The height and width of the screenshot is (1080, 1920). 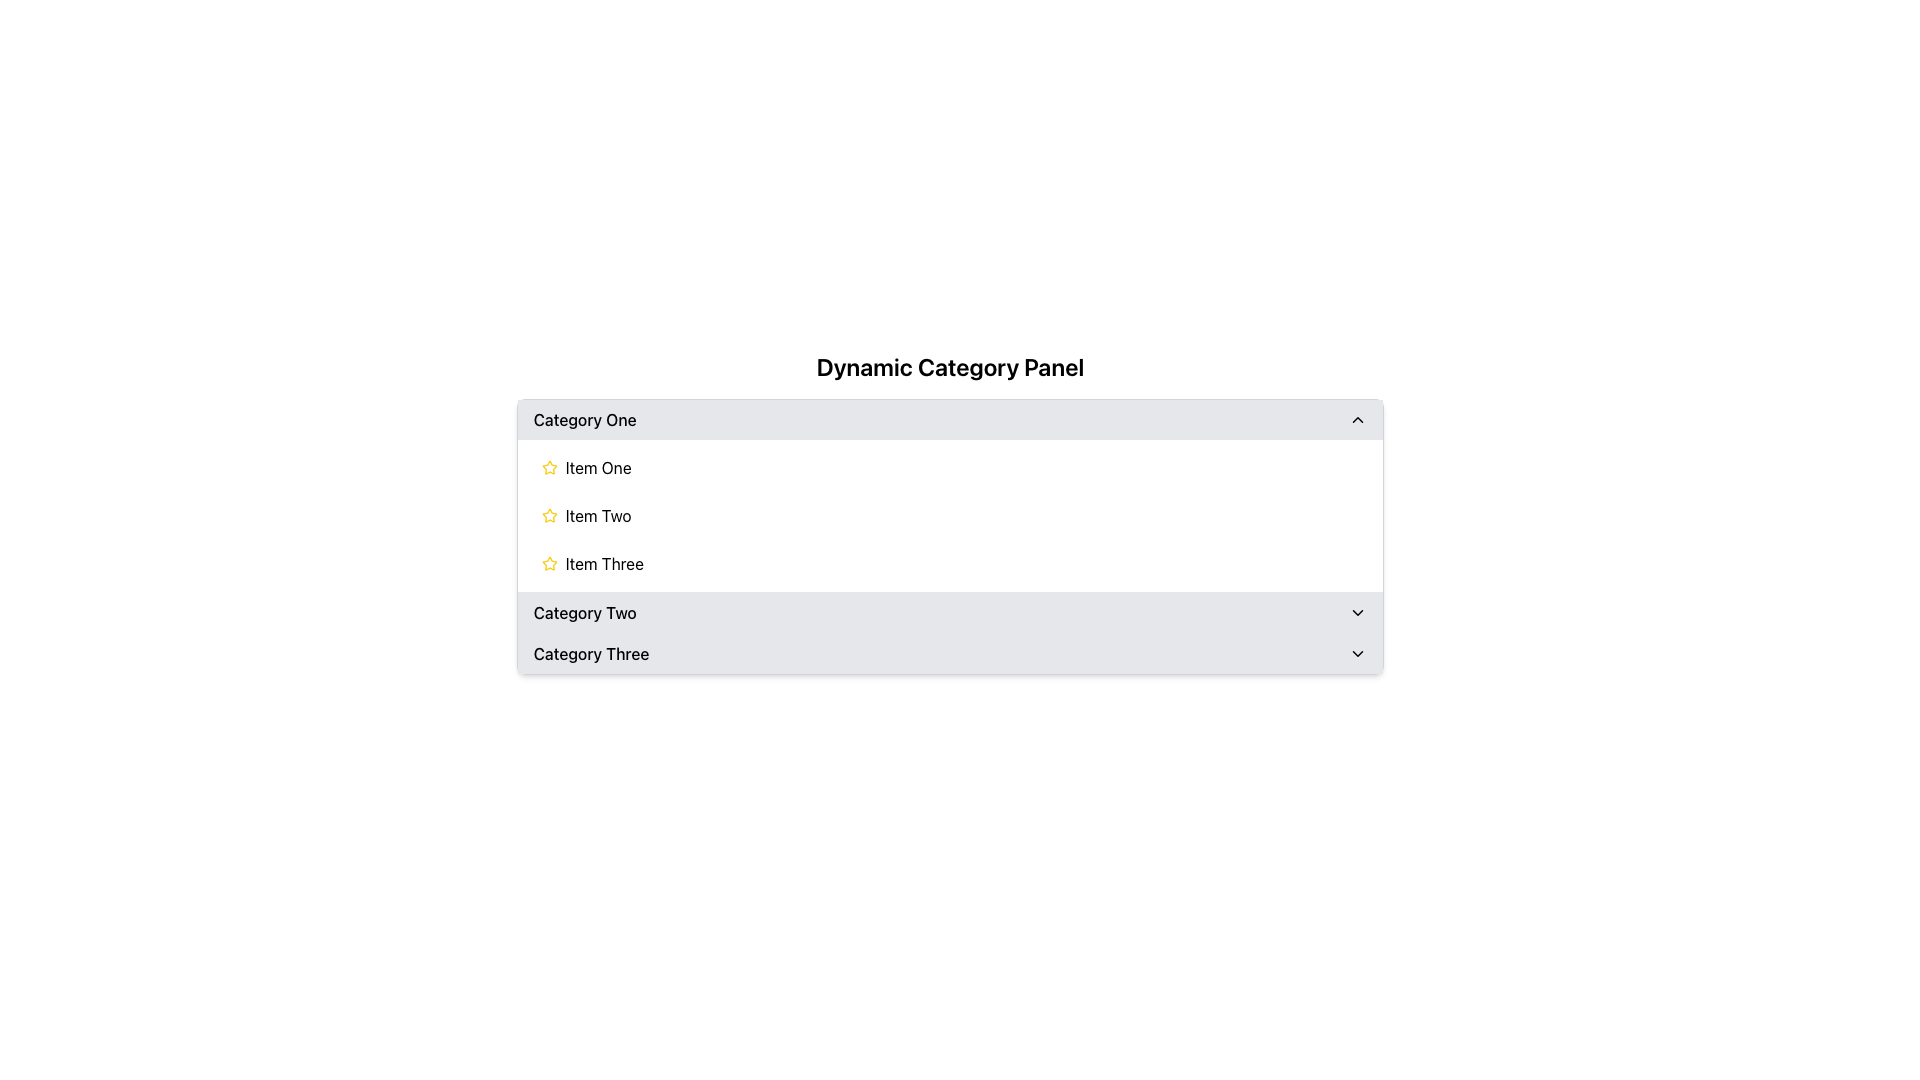 What do you see at coordinates (1358, 419) in the screenshot?
I see `the upward-pointing chevron icon located at the far right end of the 'Category One' section header` at bounding box center [1358, 419].